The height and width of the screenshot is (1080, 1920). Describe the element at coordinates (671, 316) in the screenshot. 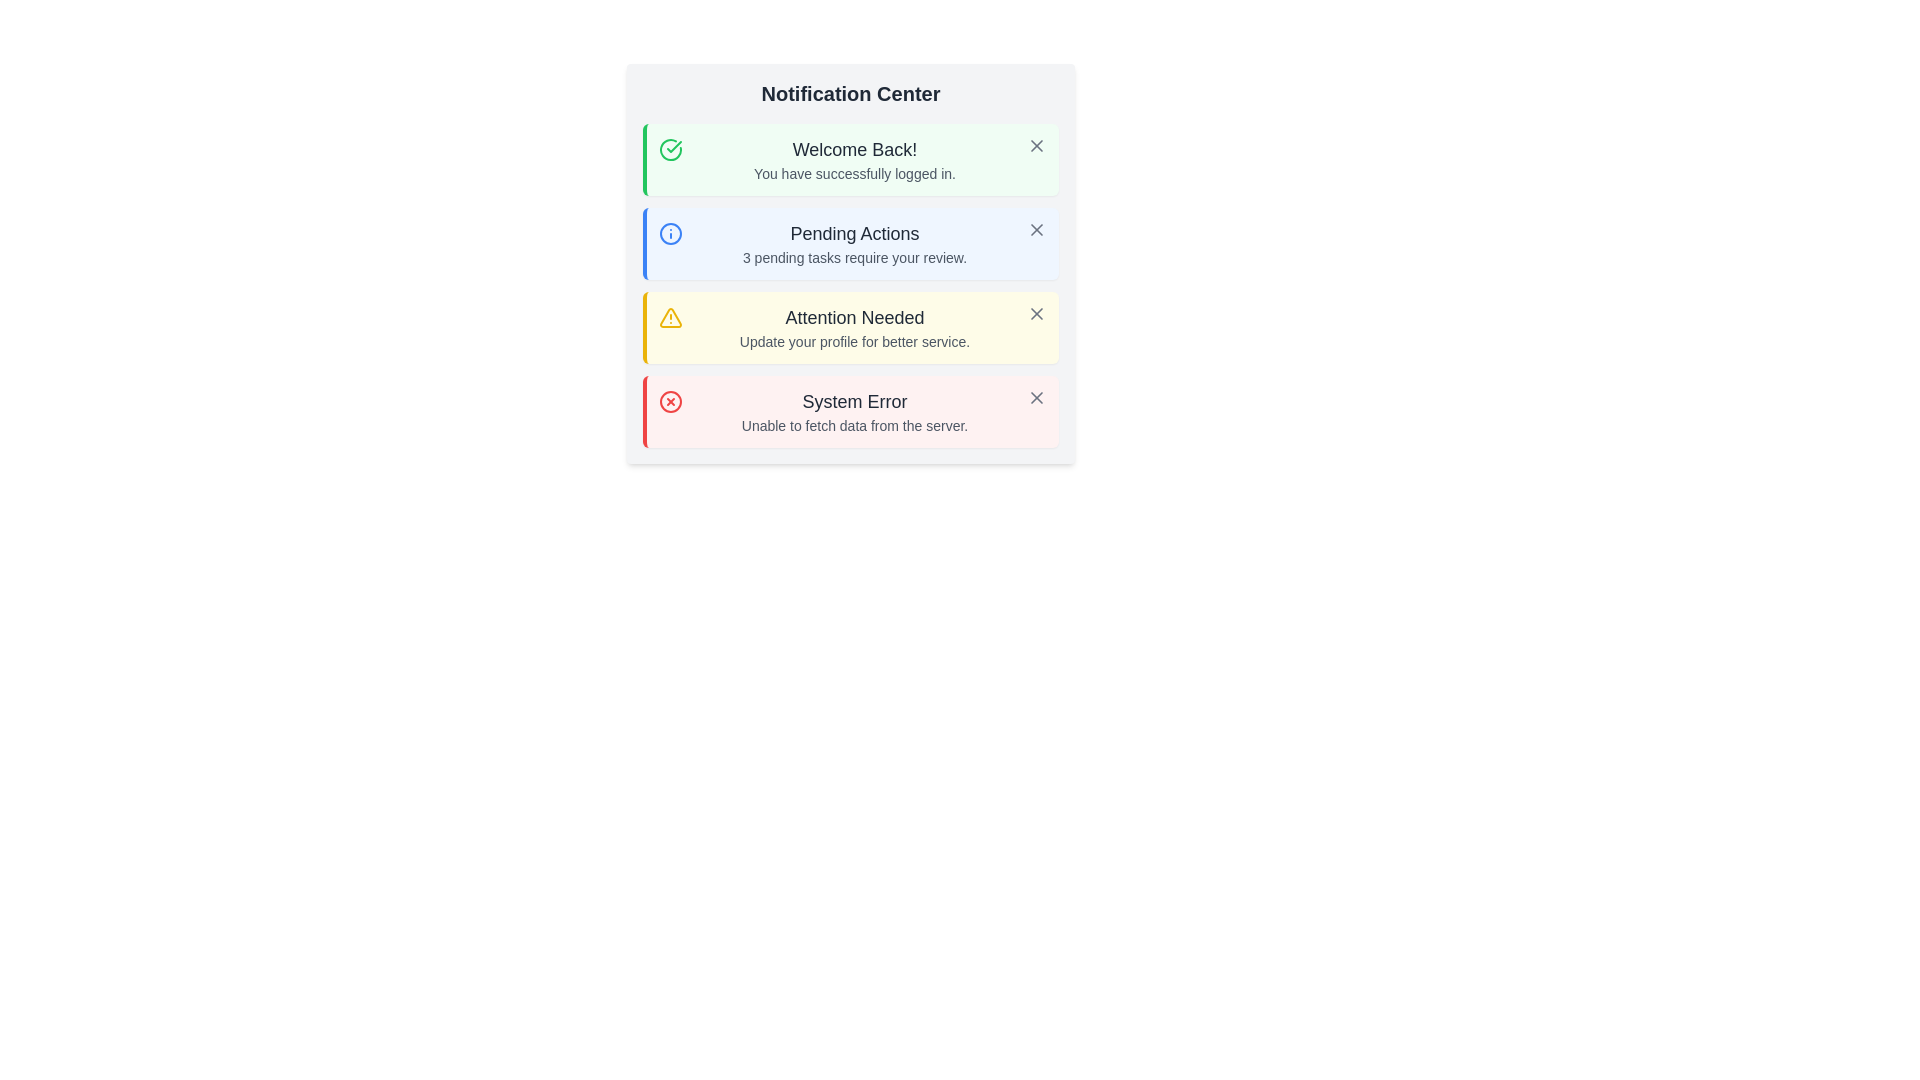

I see `the warning icon located in the third notification card of the Notification Center` at that location.